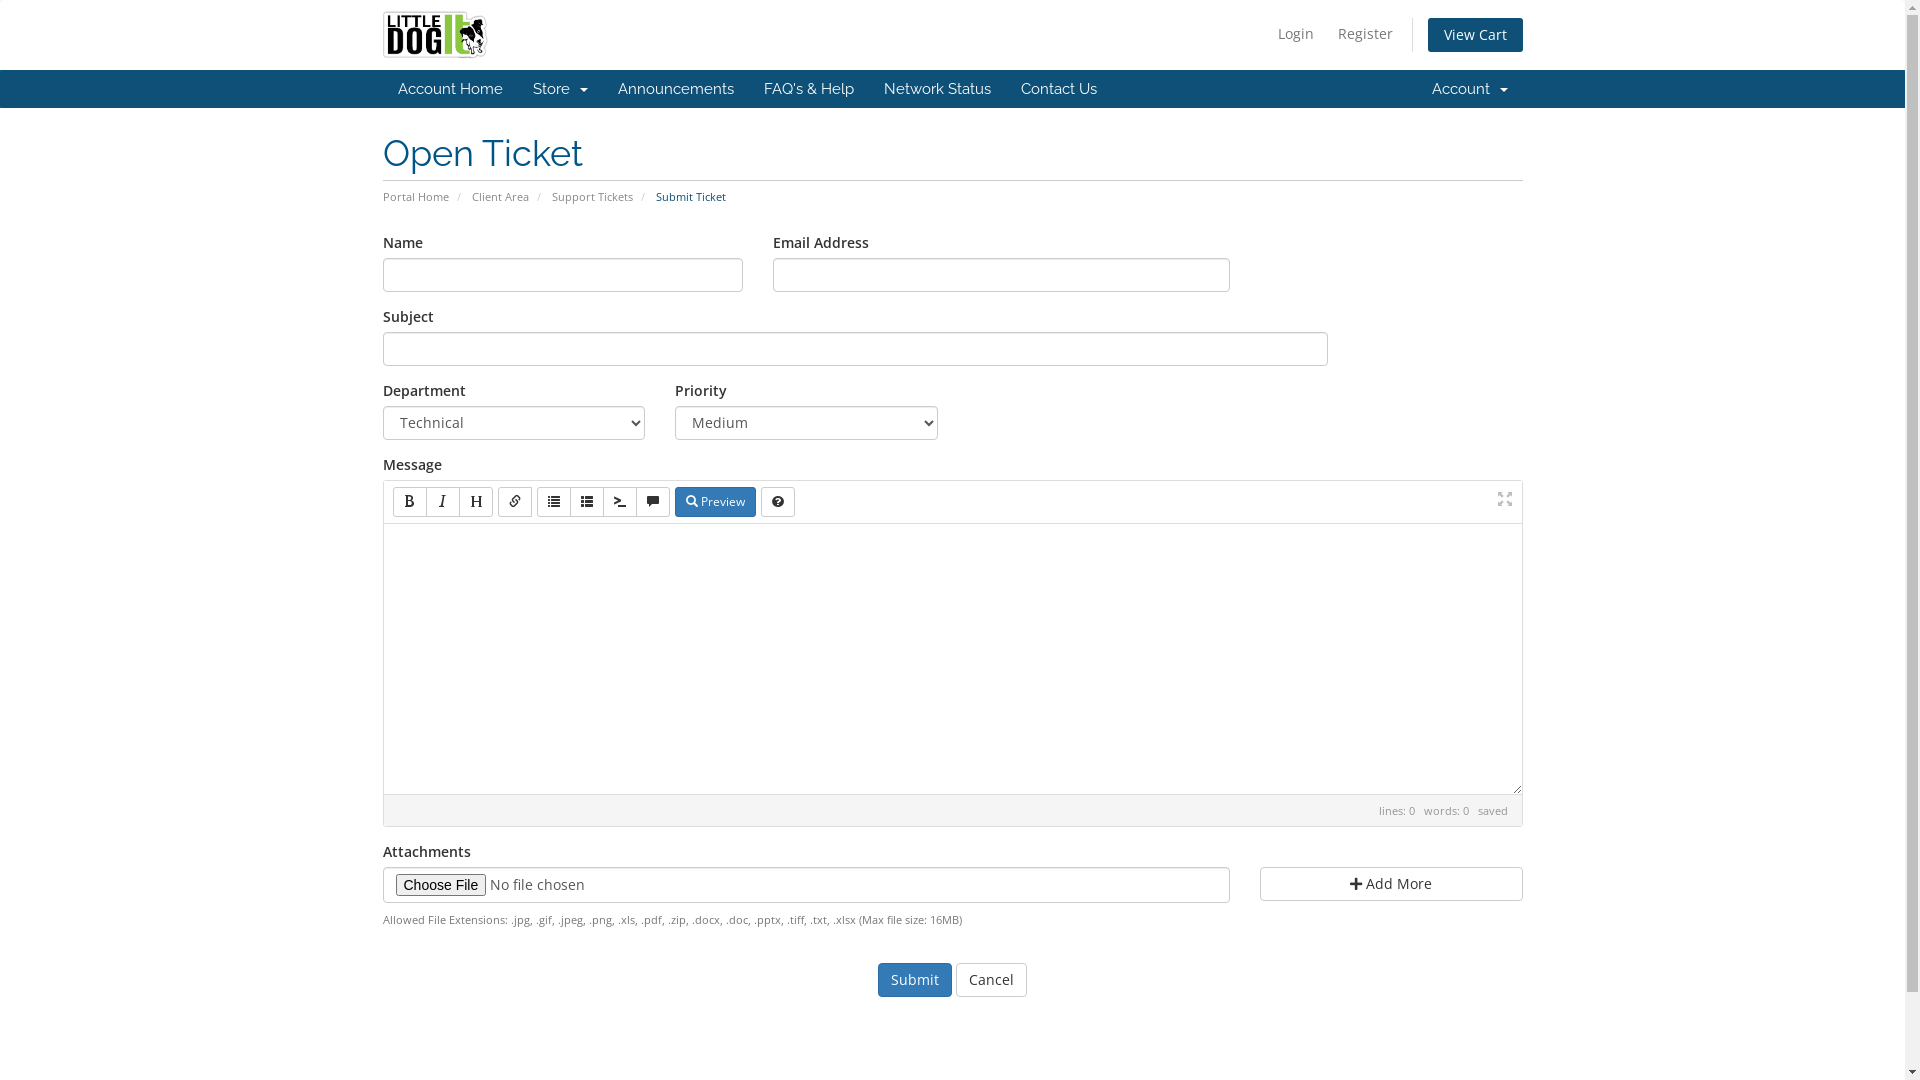 The image size is (1920, 1080). What do you see at coordinates (673, 500) in the screenshot?
I see `'Preview'` at bounding box center [673, 500].